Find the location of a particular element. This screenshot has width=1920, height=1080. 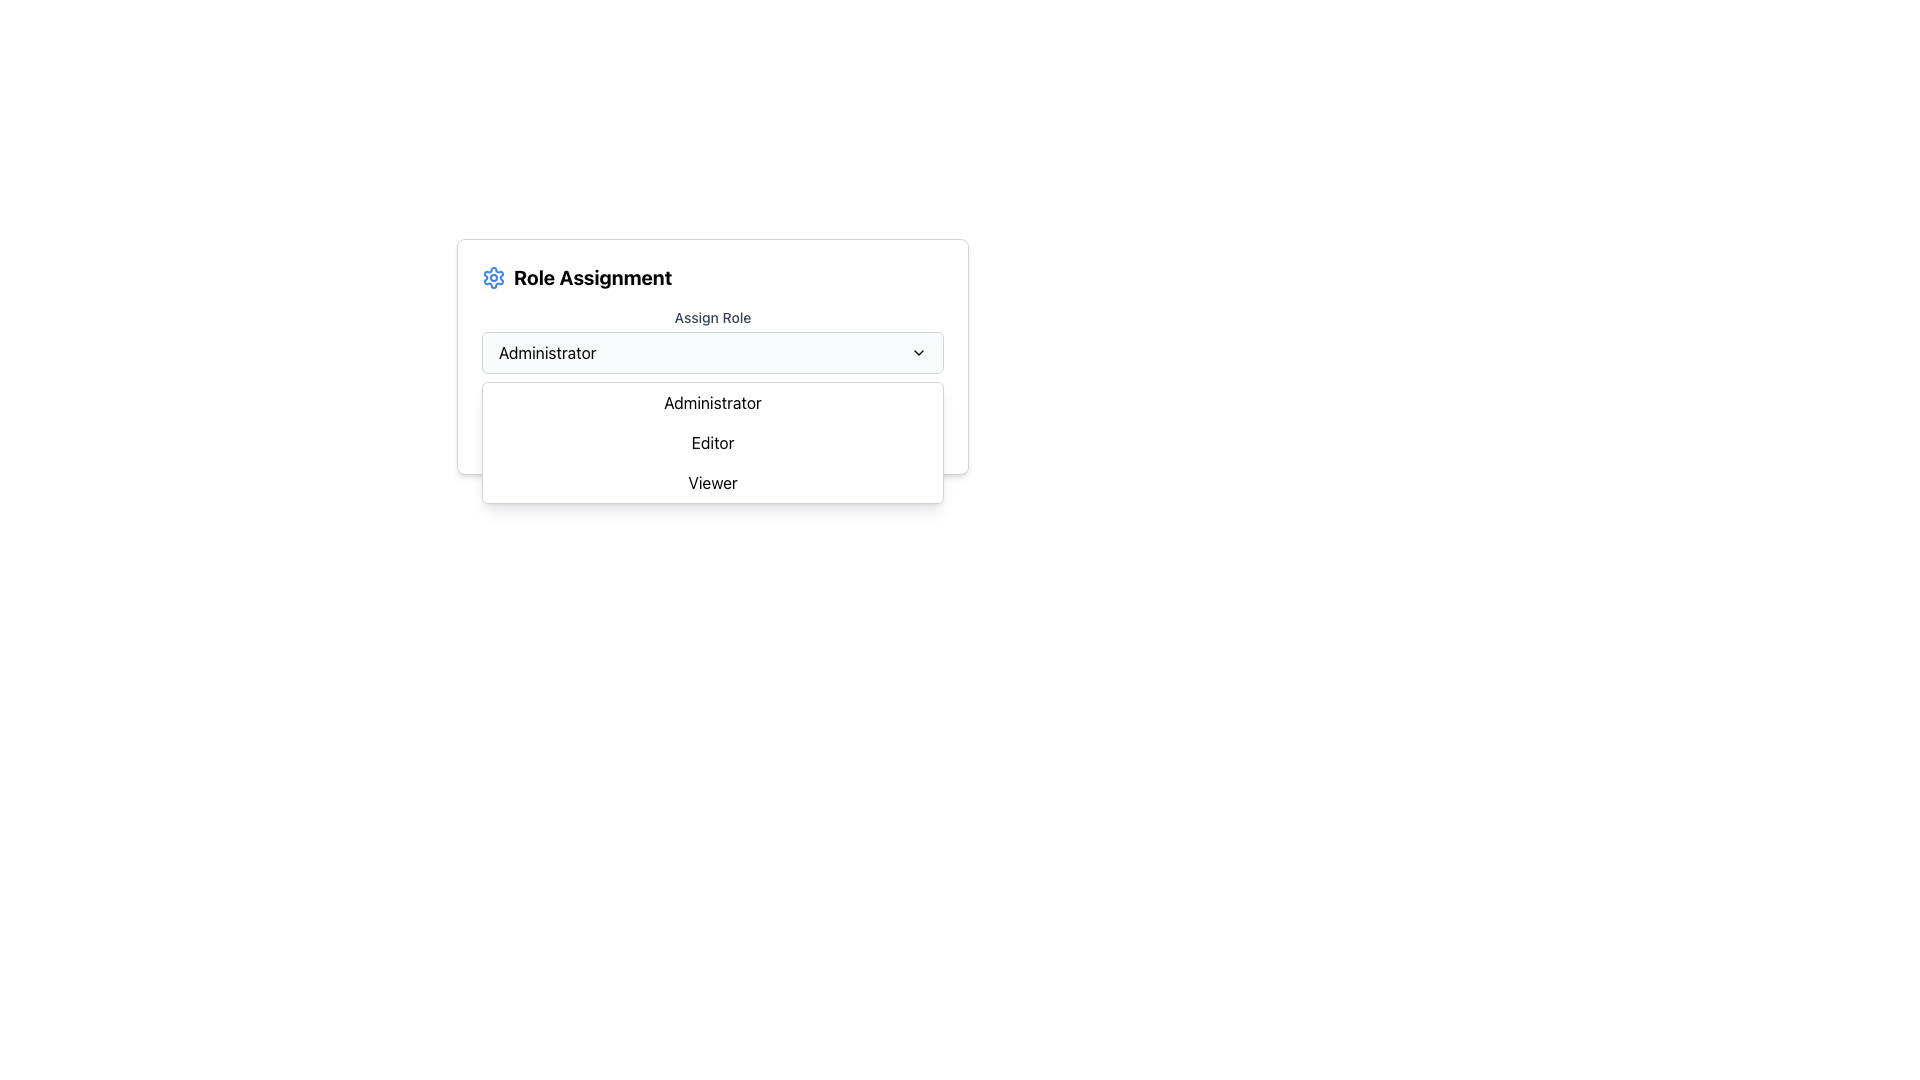

the role selection dropdown menu located below the 'Assign Role' text field in the 'Role Assignment' section is located at coordinates (713, 442).